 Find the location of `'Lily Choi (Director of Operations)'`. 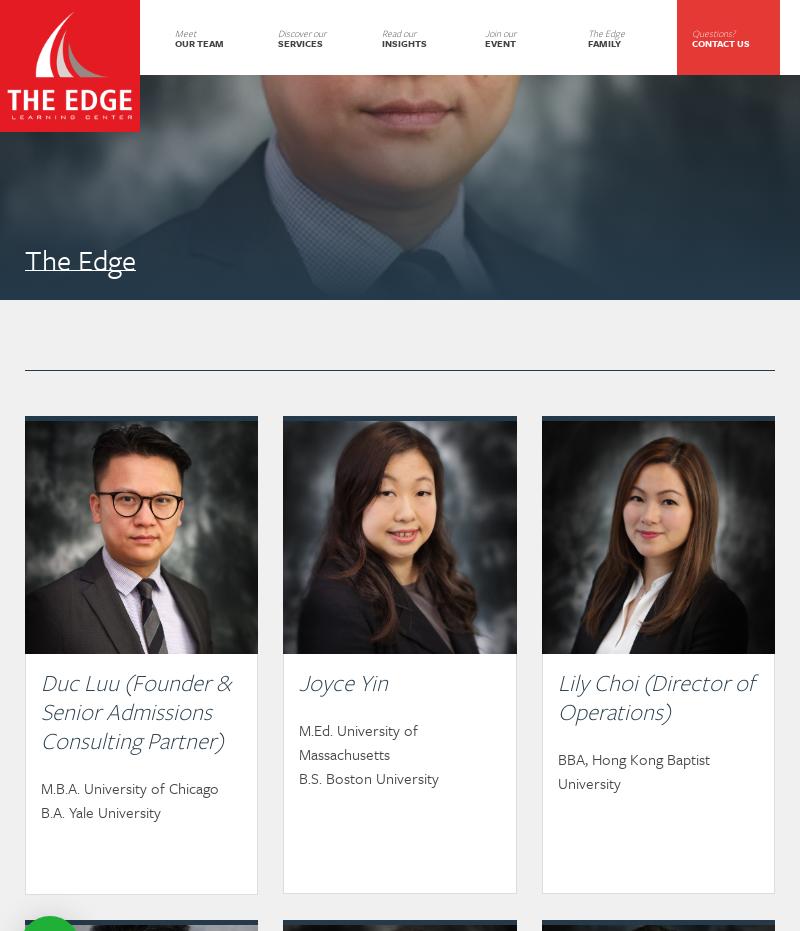

'Lily Choi (Director of Operations)' is located at coordinates (654, 696).